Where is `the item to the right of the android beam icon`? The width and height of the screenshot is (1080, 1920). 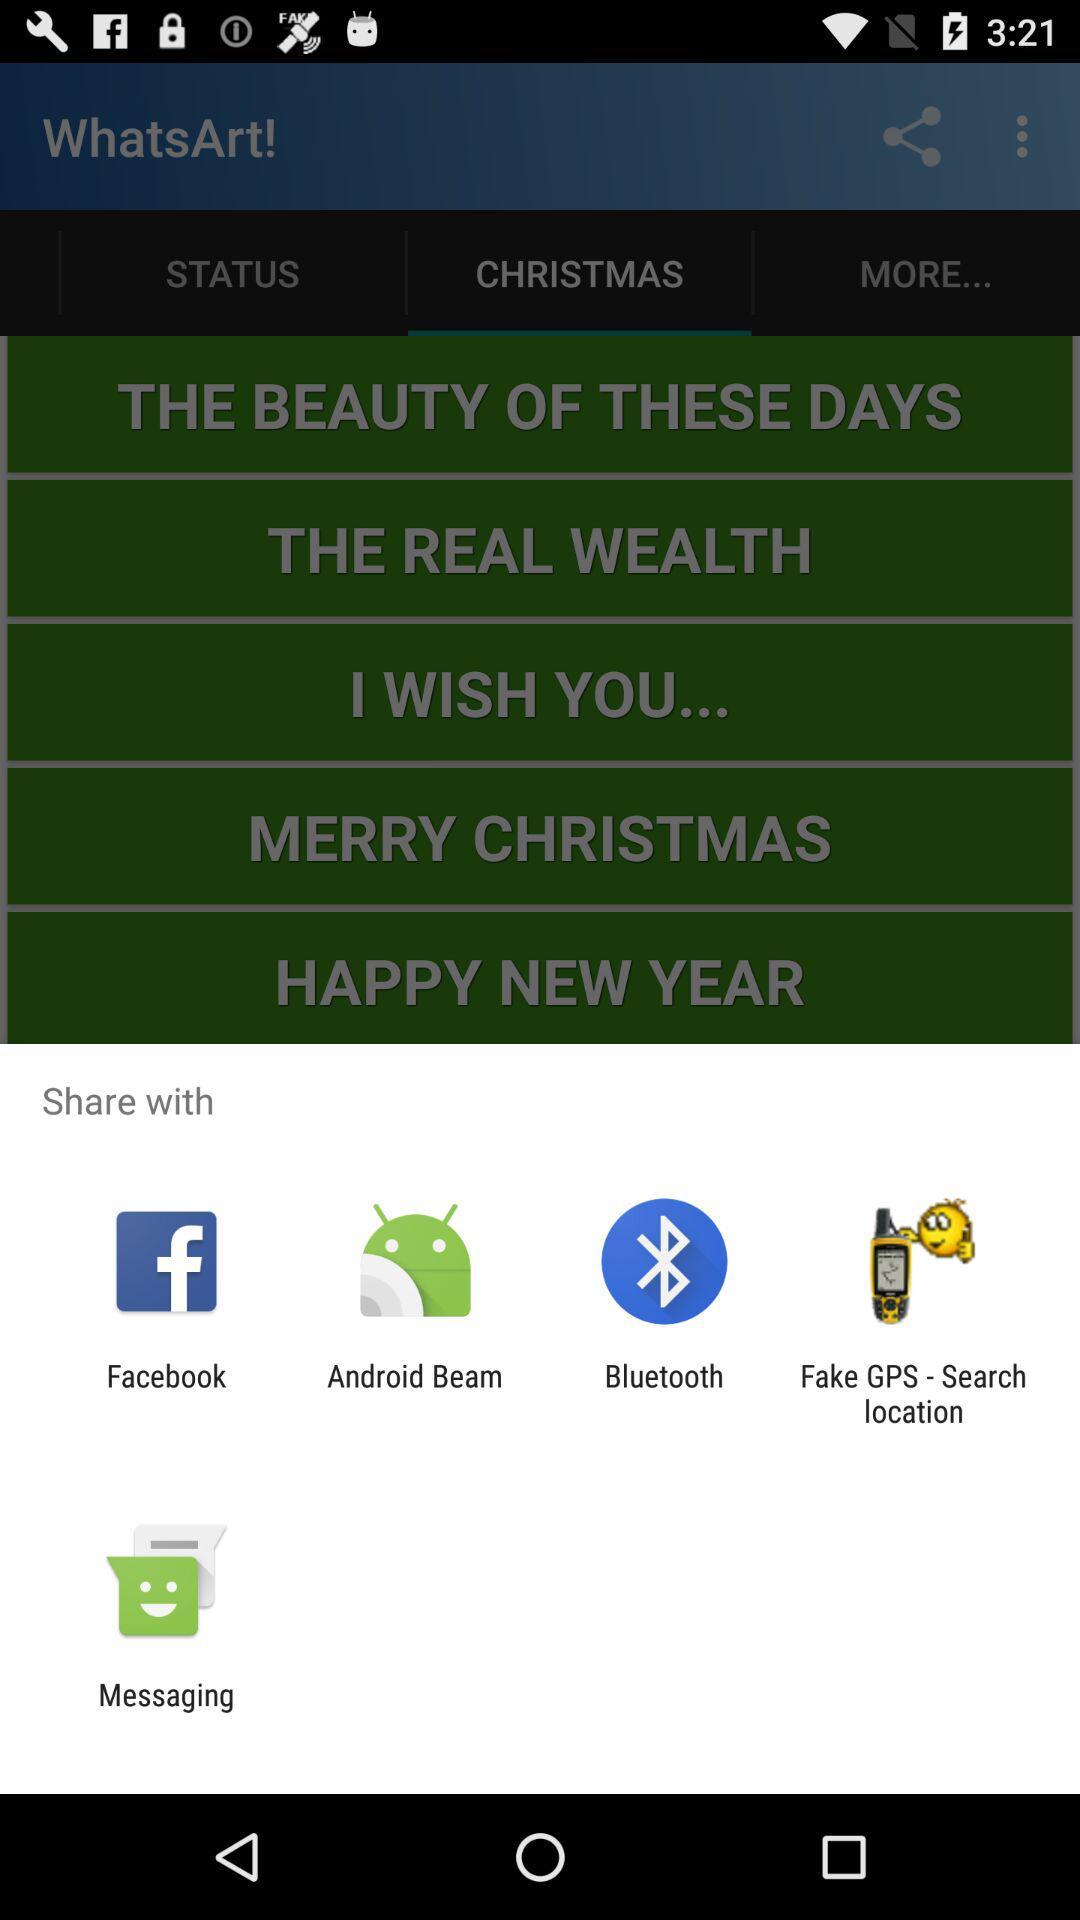 the item to the right of the android beam icon is located at coordinates (664, 1392).